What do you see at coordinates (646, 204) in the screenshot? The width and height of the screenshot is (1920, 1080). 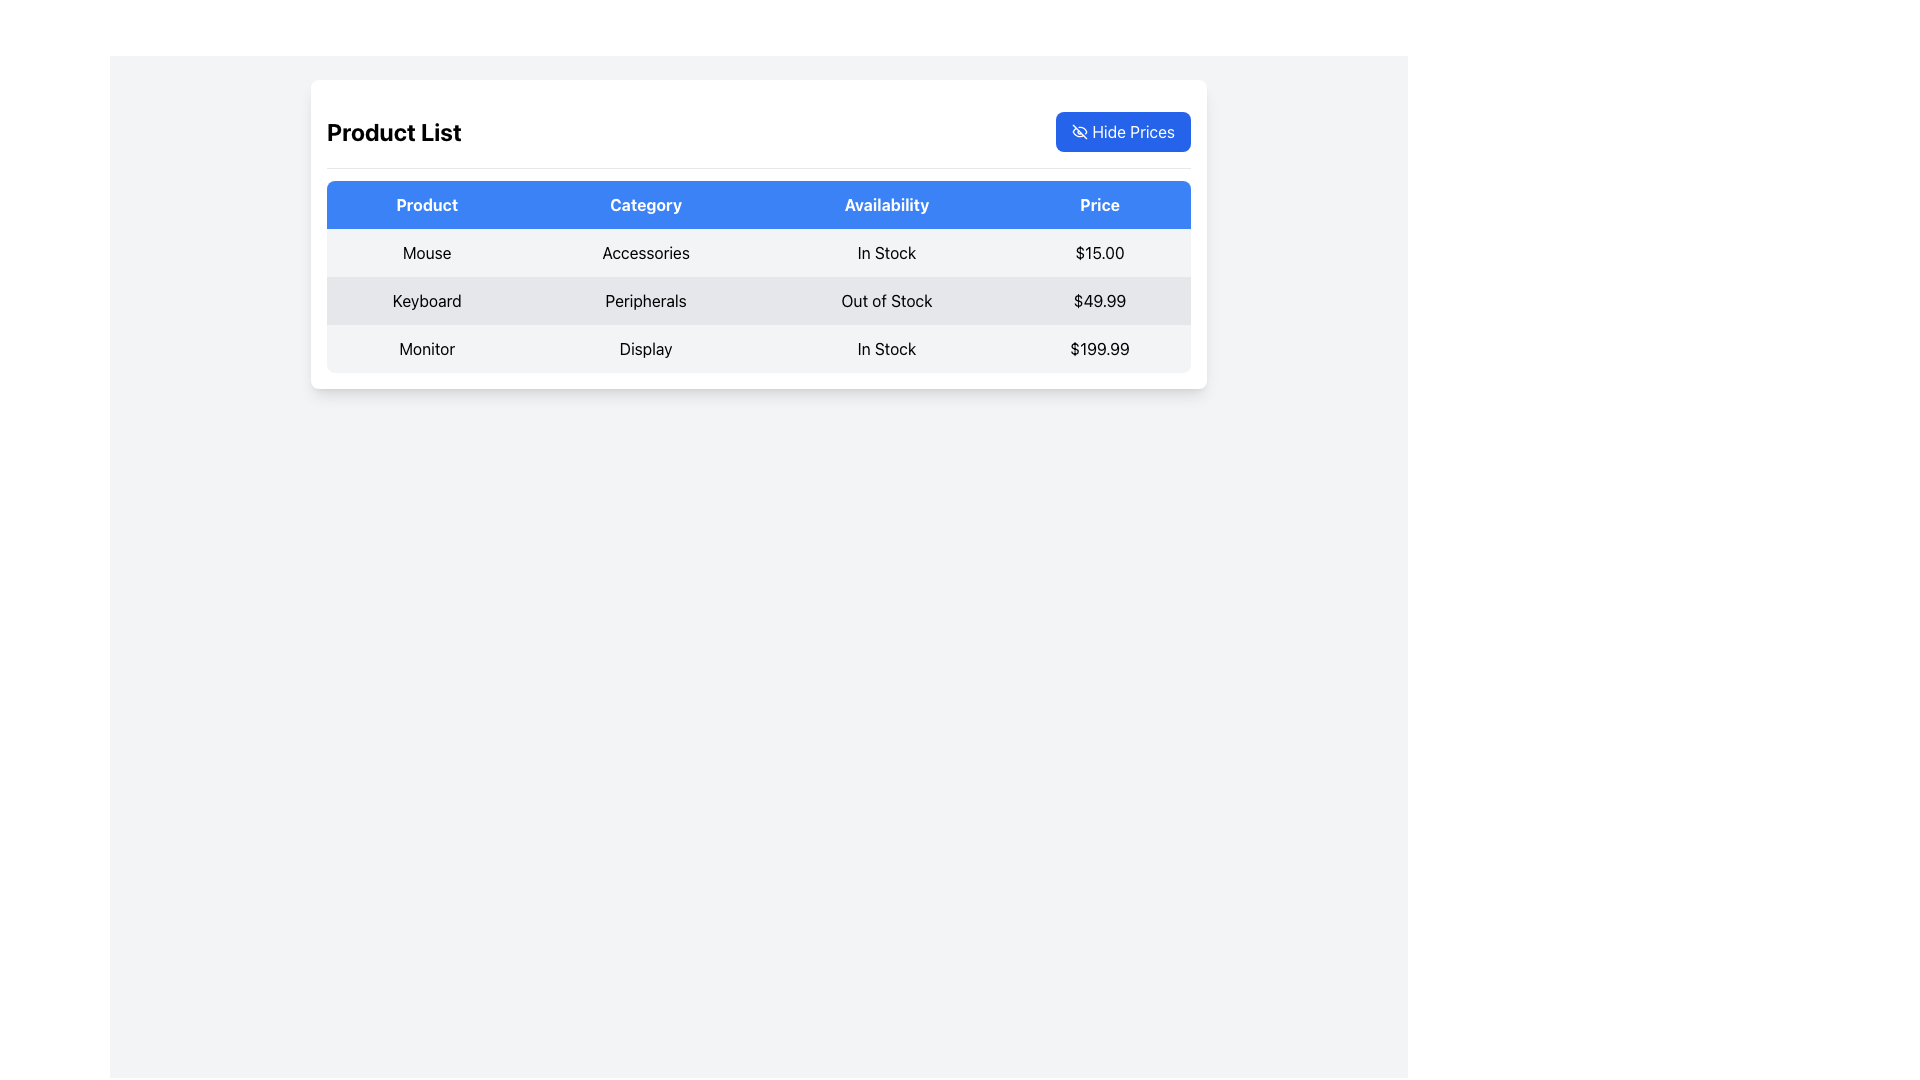 I see `the 'Category' tab button, which is the second tab in a horizontal tab bar with a blue background and bold white text` at bounding box center [646, 204].